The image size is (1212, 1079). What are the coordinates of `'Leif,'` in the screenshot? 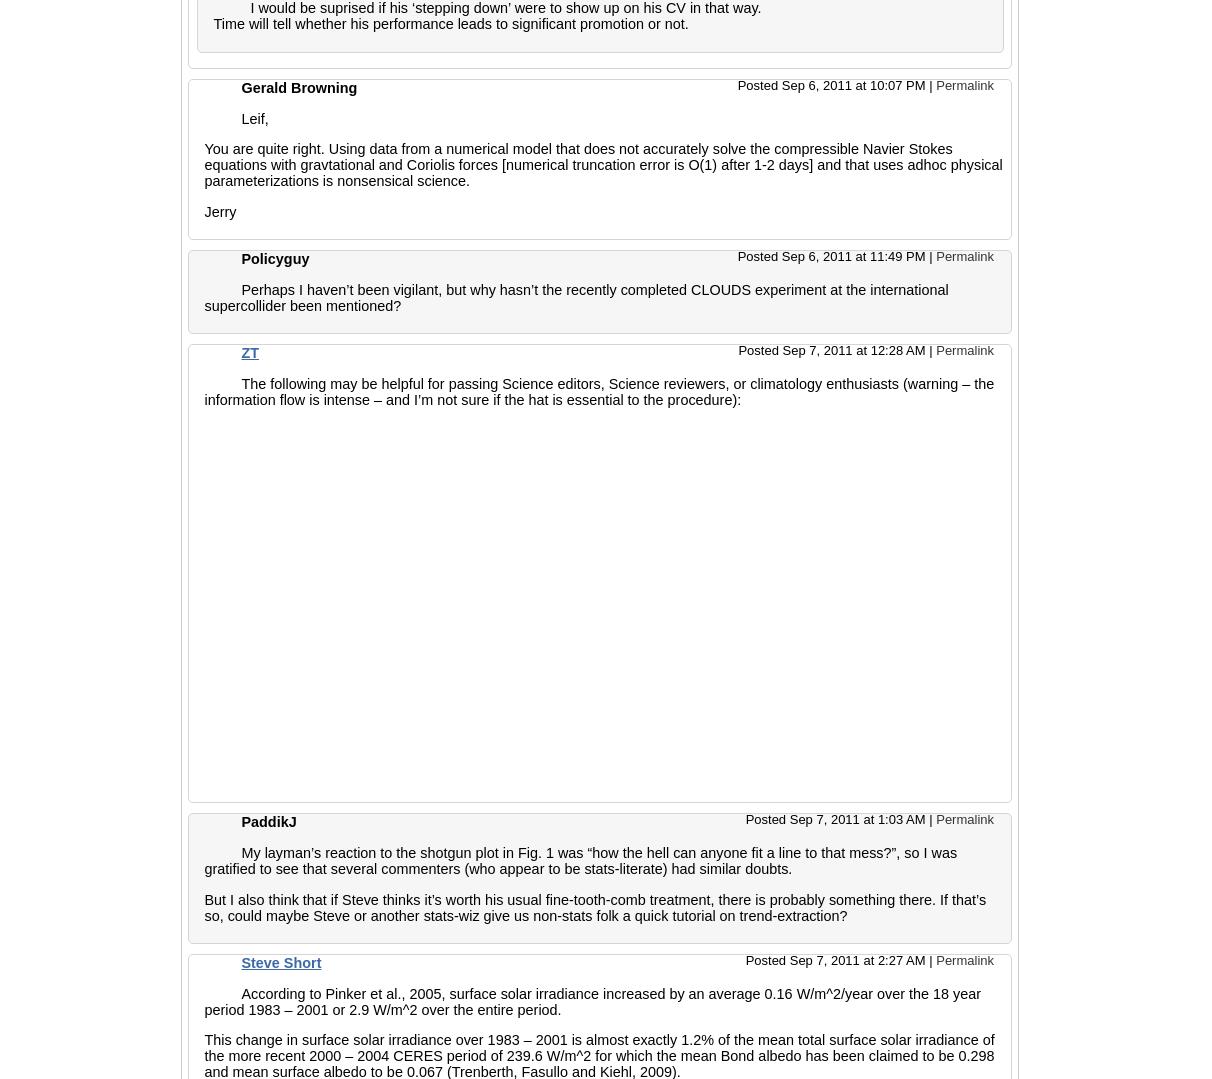 It's located at (240, 118).